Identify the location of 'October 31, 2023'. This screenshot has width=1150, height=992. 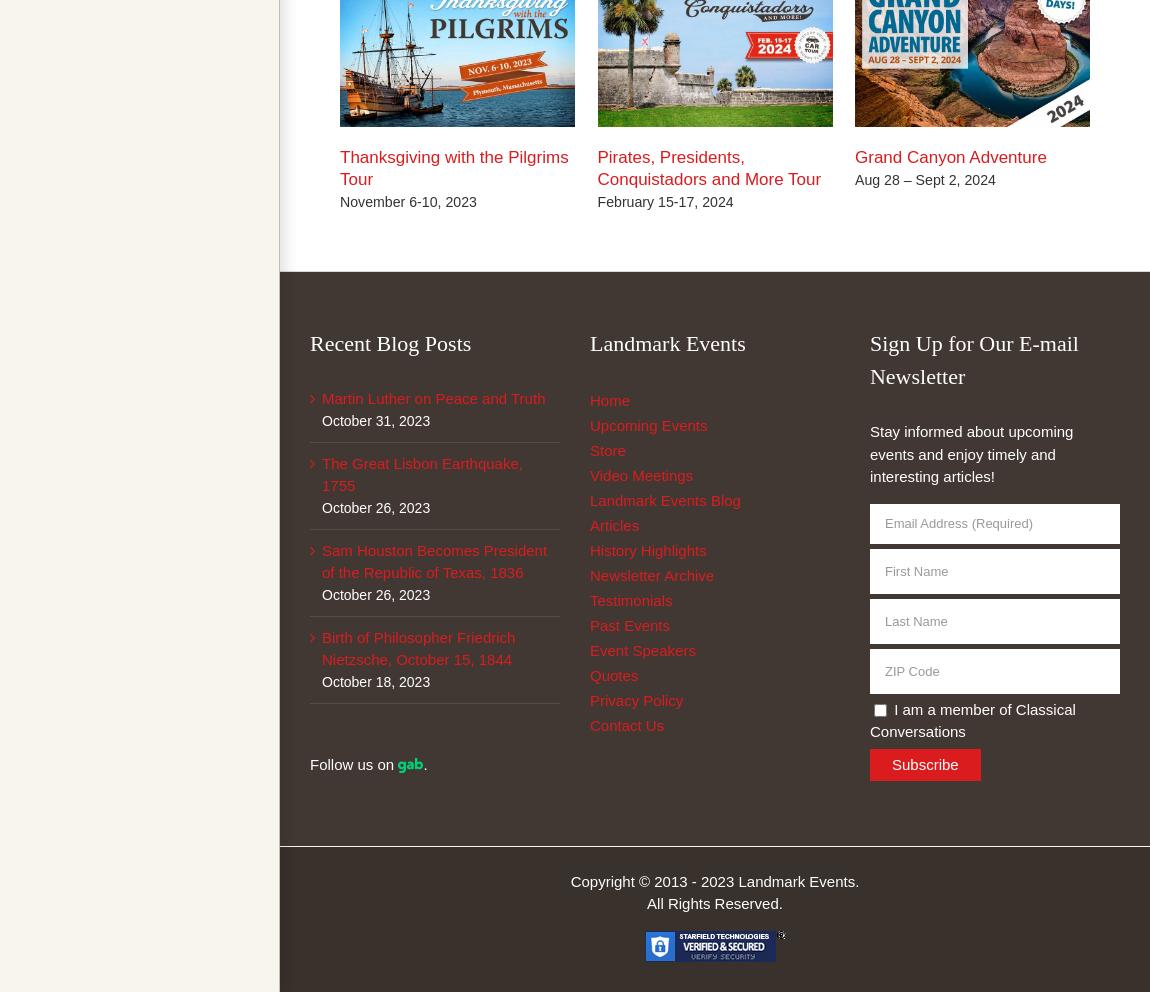
(376, 419).